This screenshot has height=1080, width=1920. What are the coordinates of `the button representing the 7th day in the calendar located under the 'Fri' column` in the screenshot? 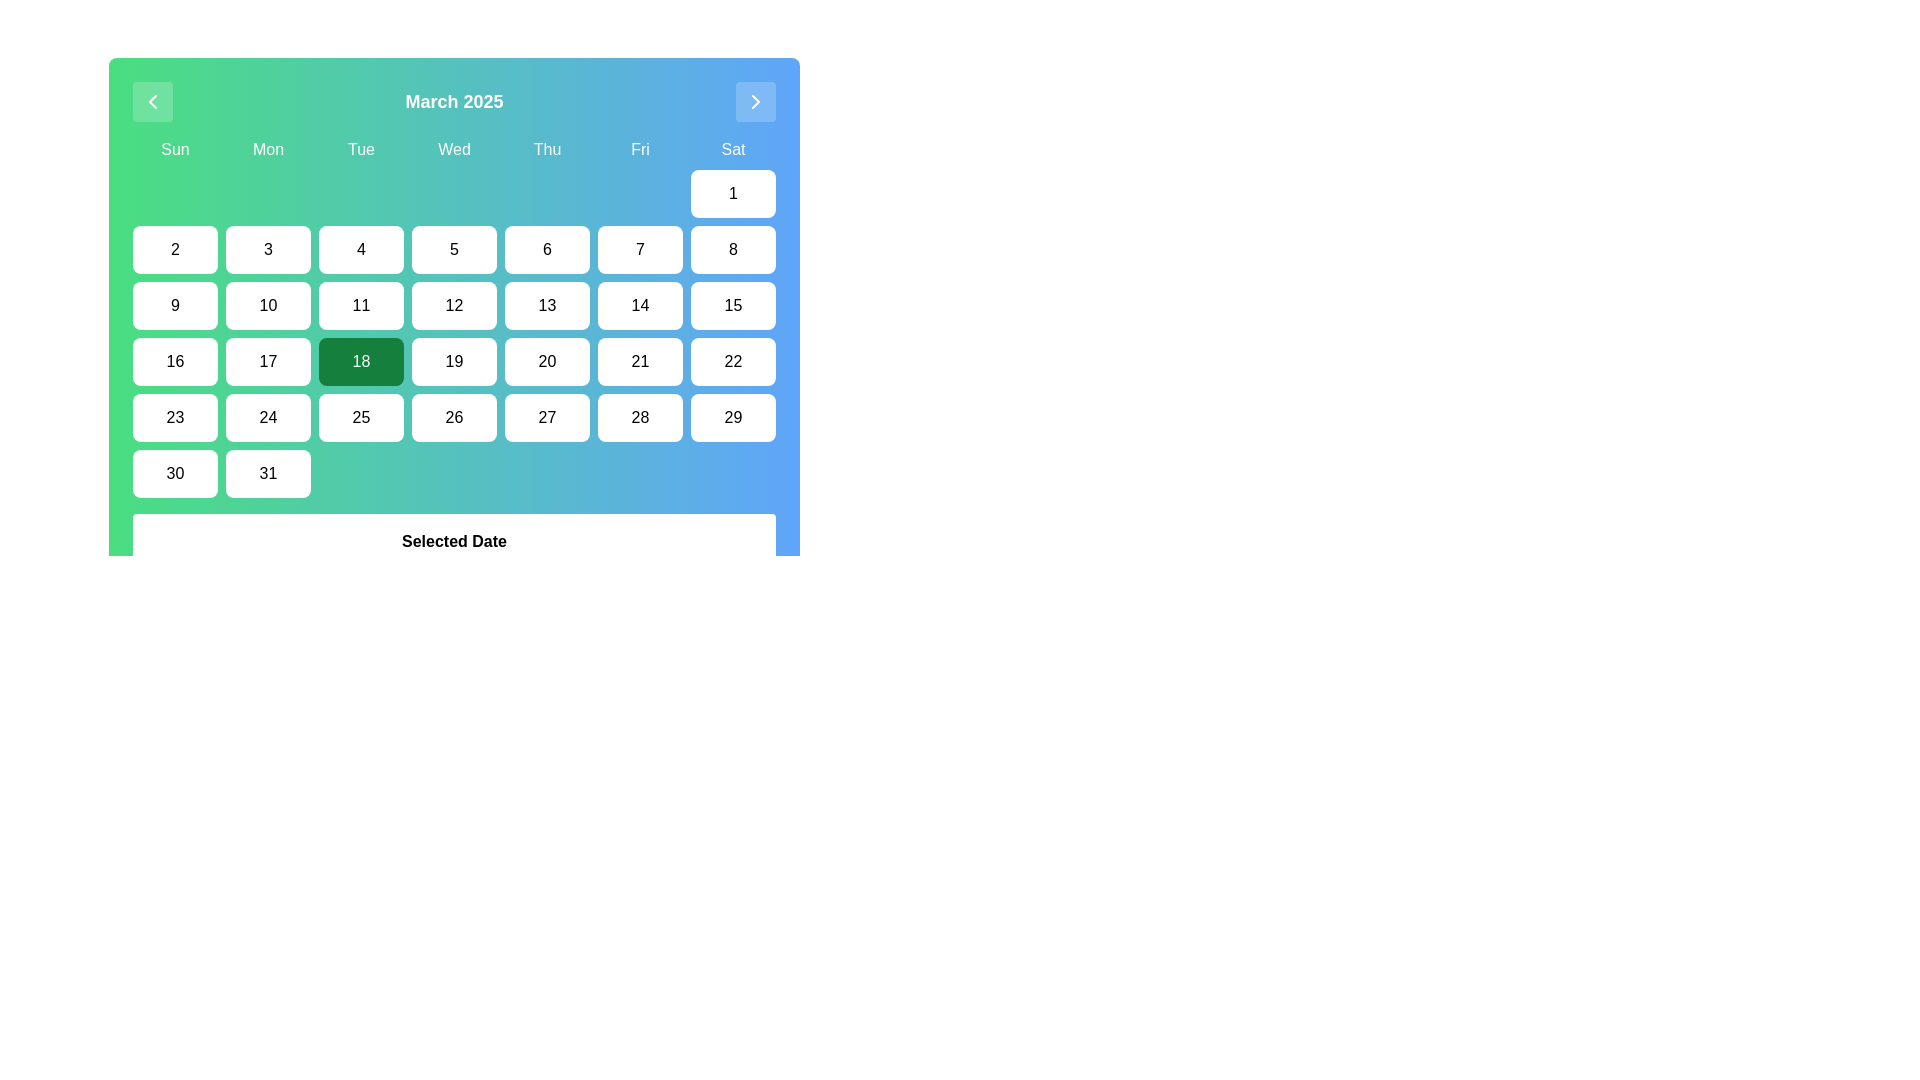 It's located at (640, 249).